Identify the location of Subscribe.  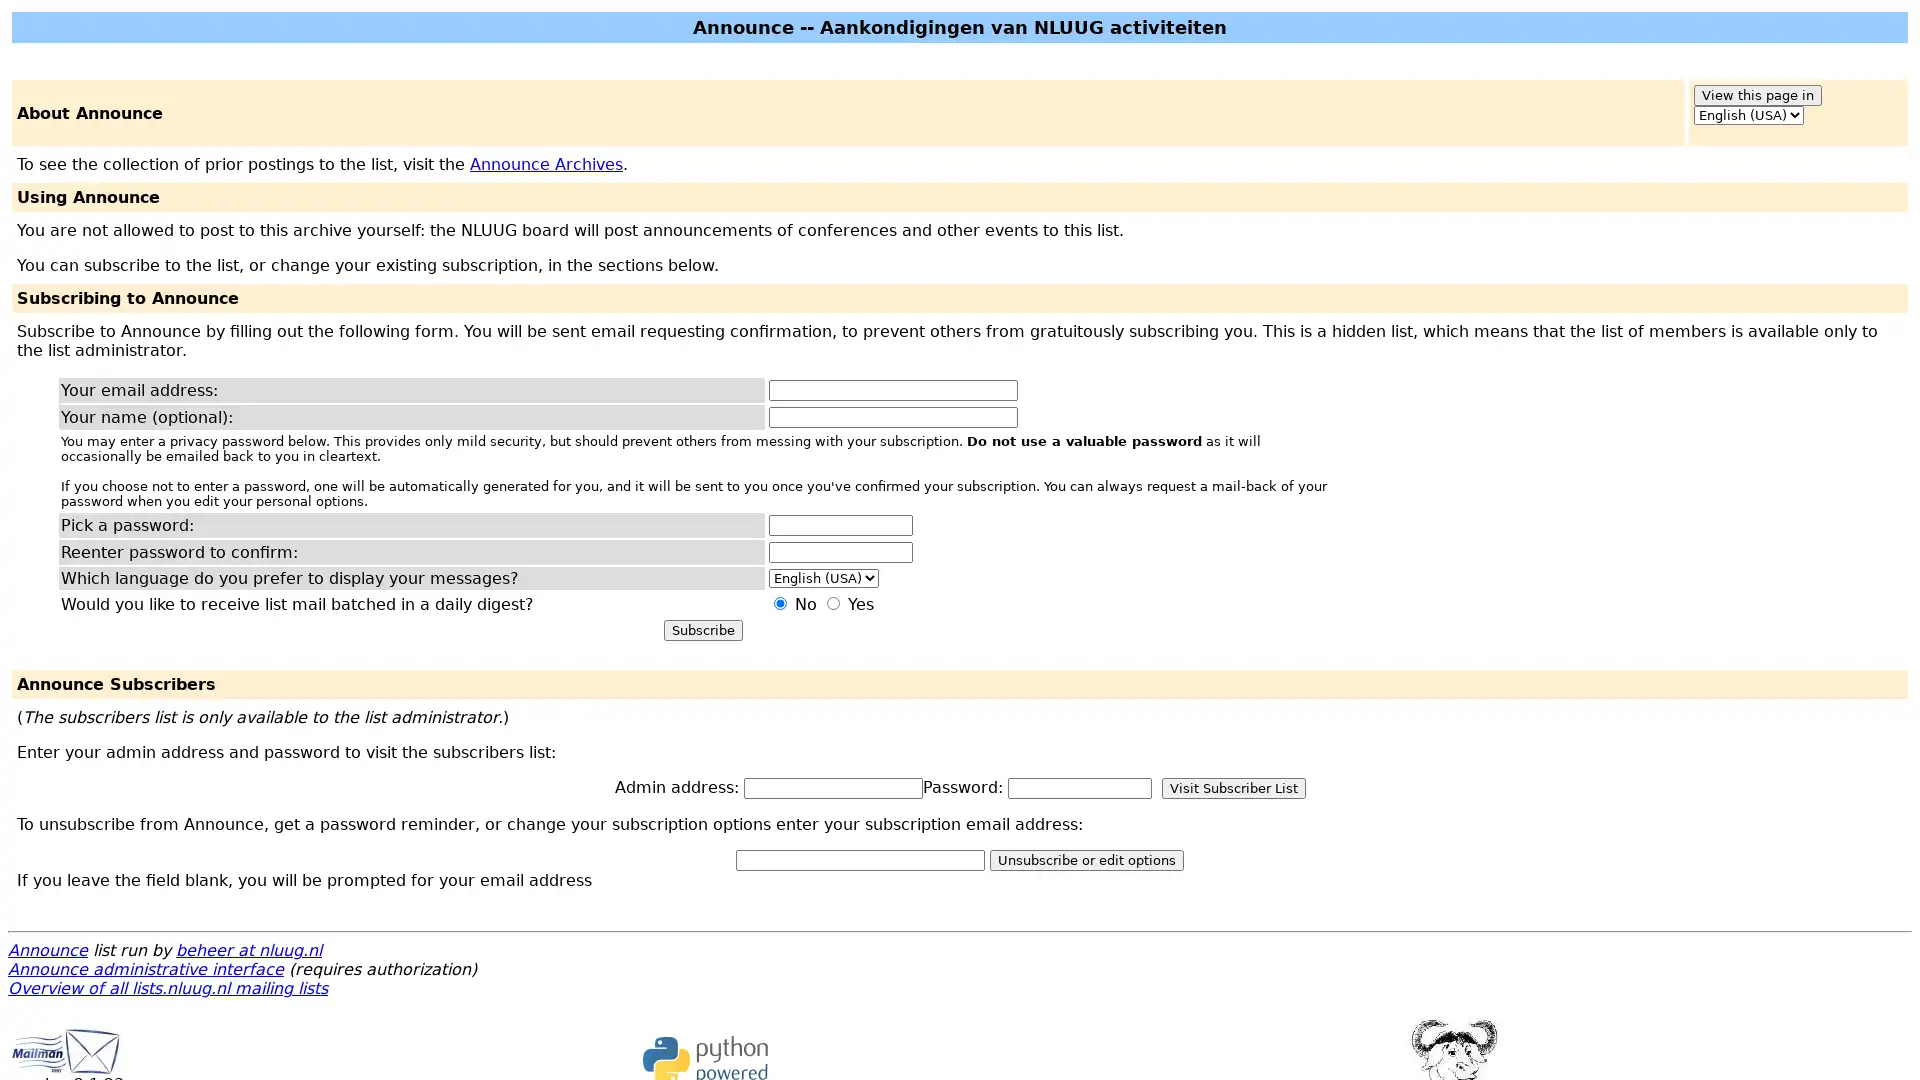
(702, 630).